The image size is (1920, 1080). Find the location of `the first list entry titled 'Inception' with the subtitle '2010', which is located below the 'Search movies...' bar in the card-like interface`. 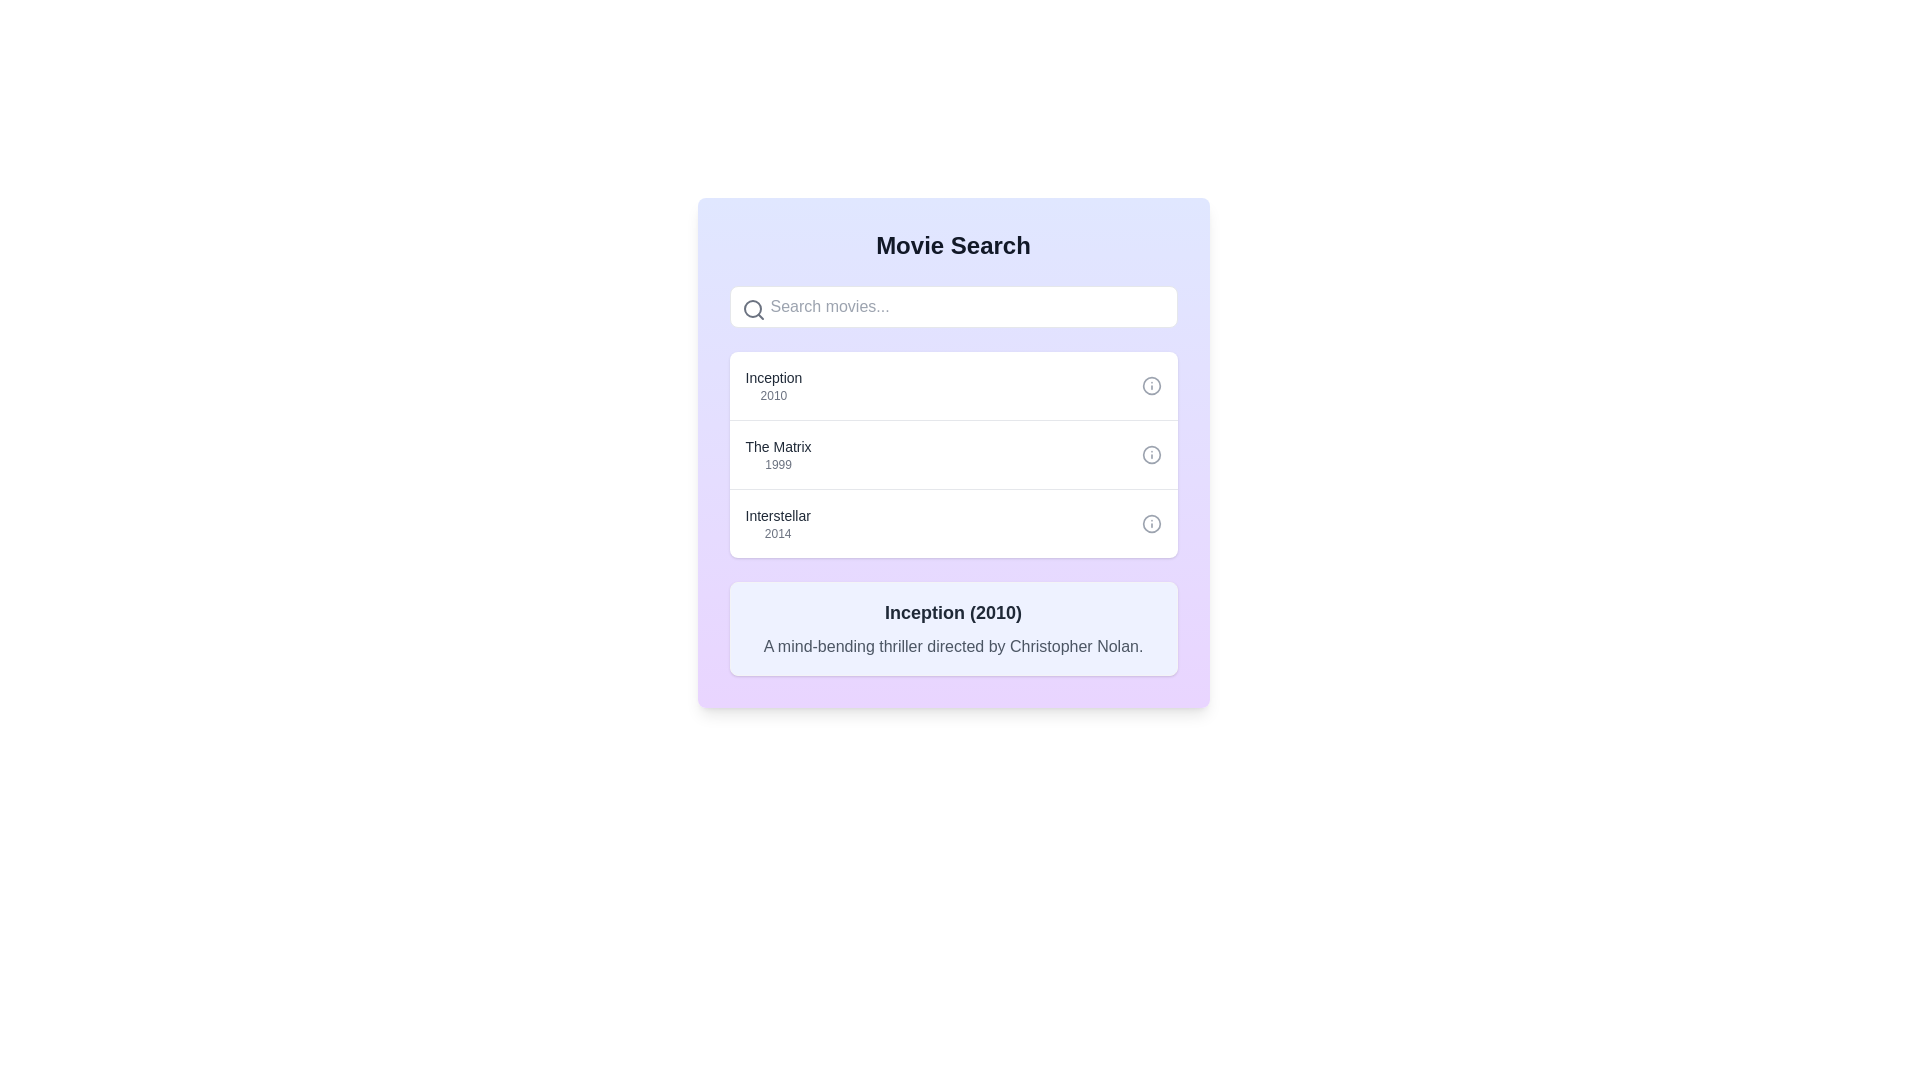

the first list entry titled 'Inception' with the subtitle '2010', which is located below the 'Search movies...' bar in the card-like interface is located at coordinates (952, 385).